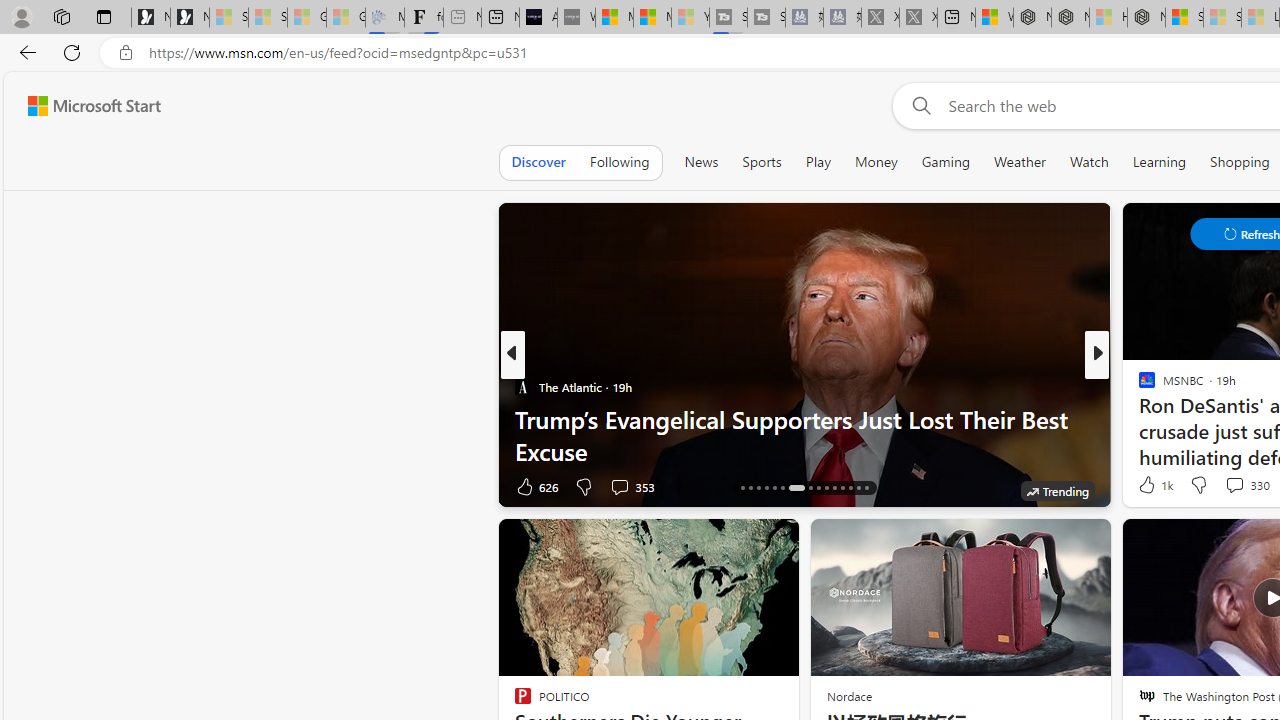 The height and width of the screenshot is (720, 1280). I want to click on 'This story is trending', so click(1056, 491).